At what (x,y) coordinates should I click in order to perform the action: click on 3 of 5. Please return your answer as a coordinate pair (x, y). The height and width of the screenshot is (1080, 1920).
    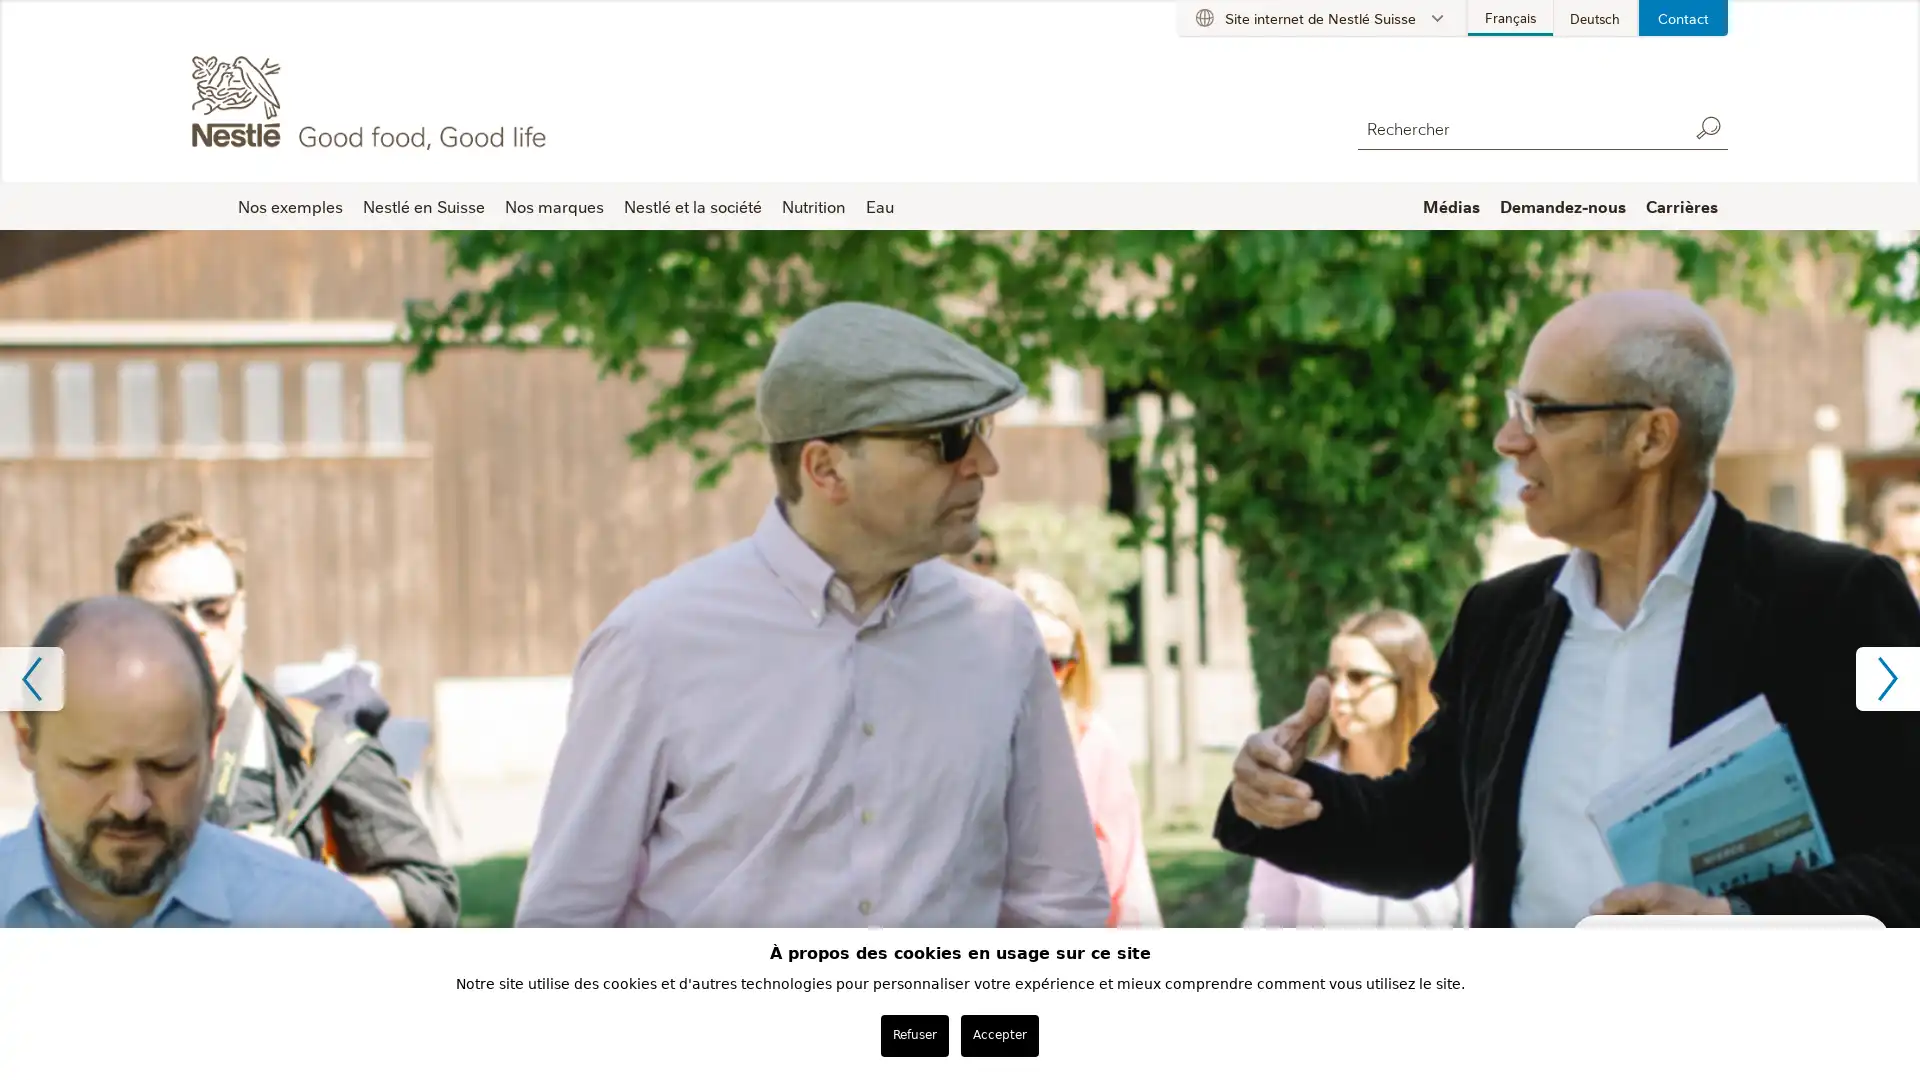
    Looking at the image, I should click on (960, 810).